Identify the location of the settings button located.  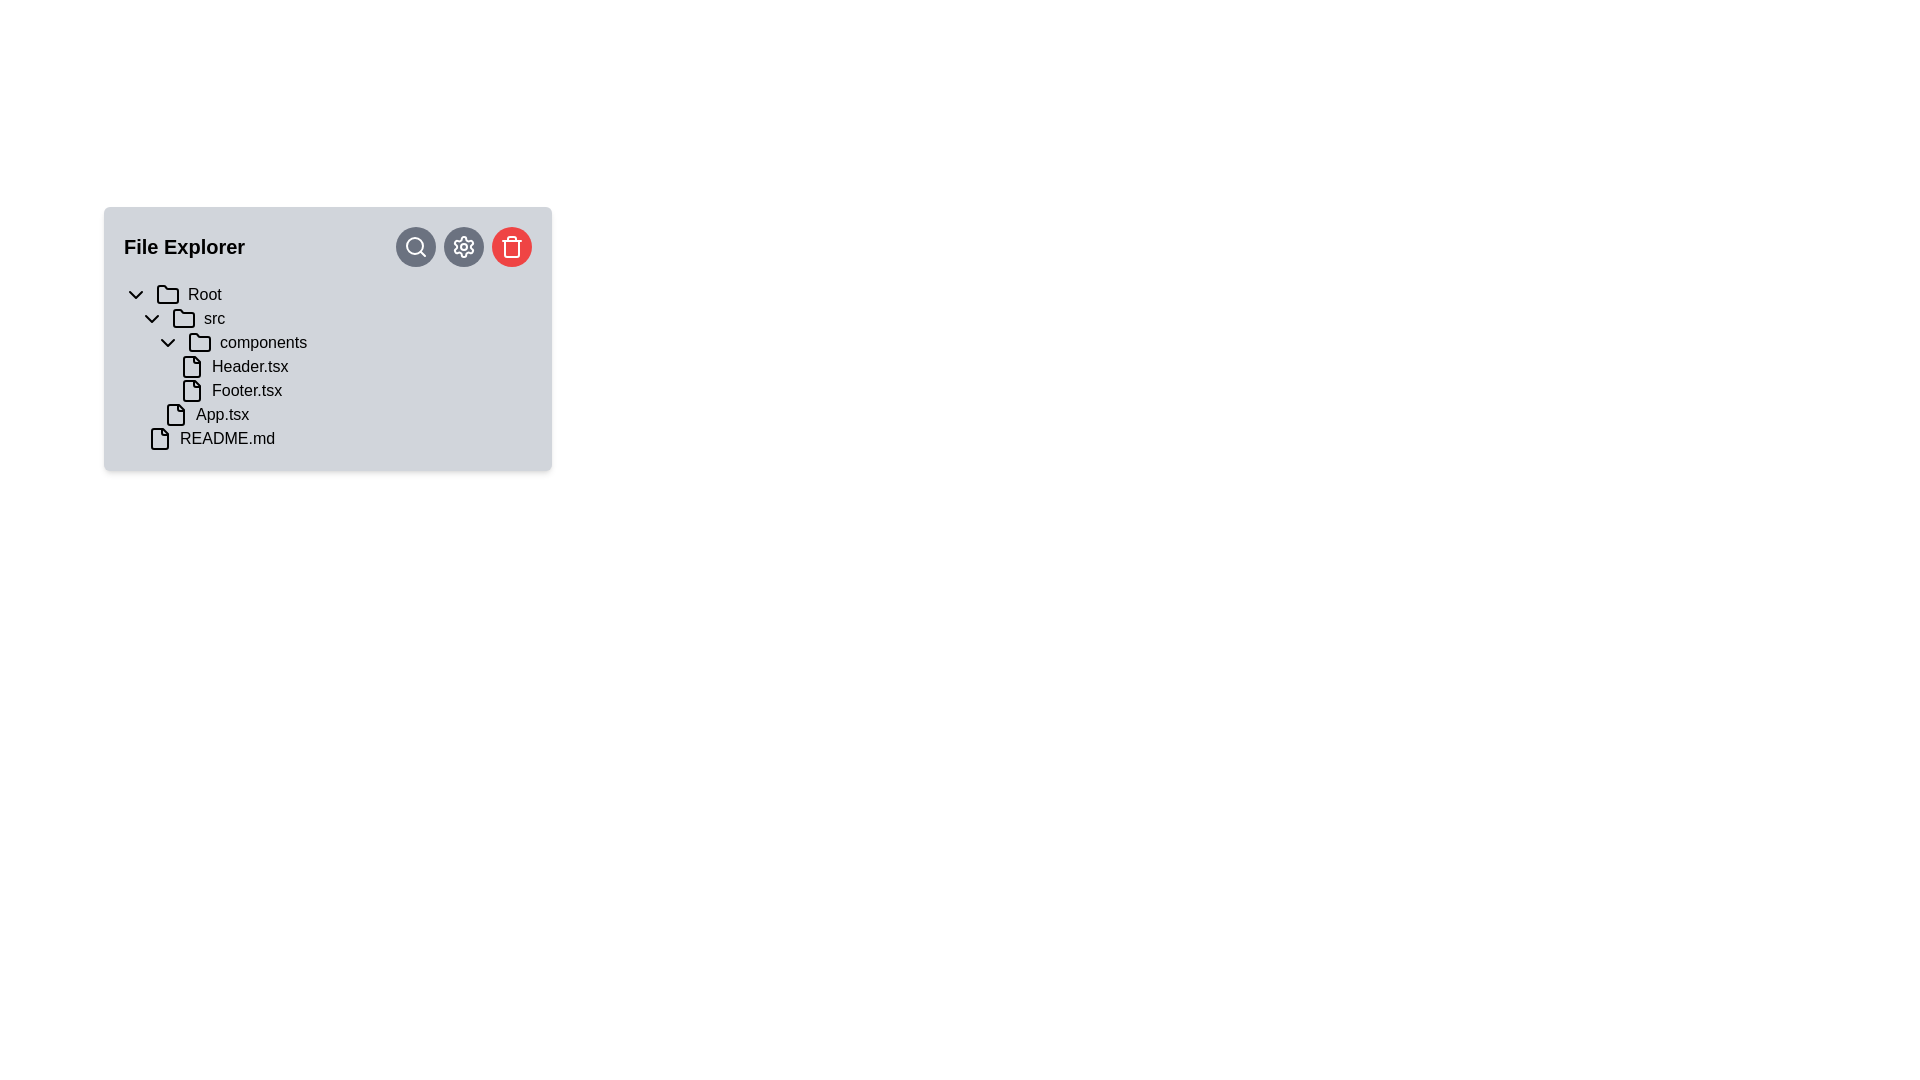
(463, 245).